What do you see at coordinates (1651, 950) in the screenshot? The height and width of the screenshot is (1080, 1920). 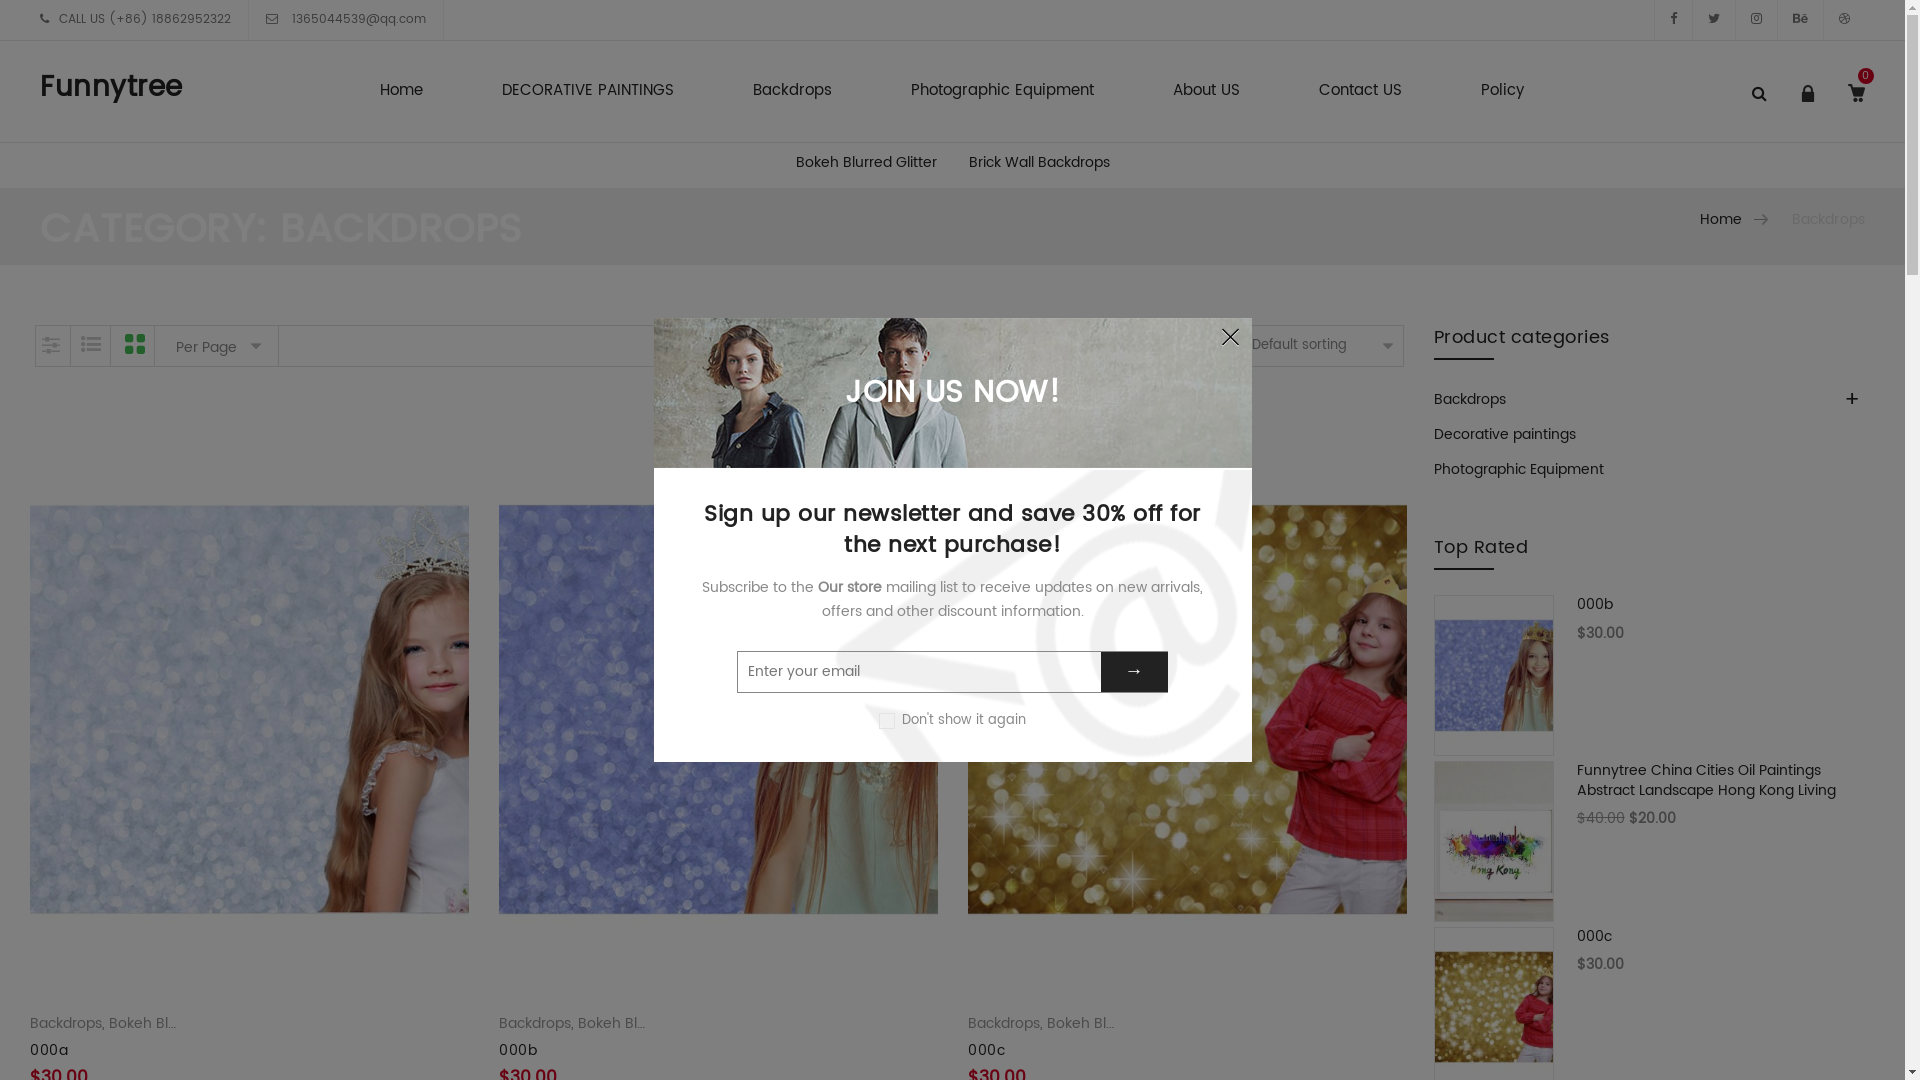 I see `'000c'` at bounding box center [1651, 950].